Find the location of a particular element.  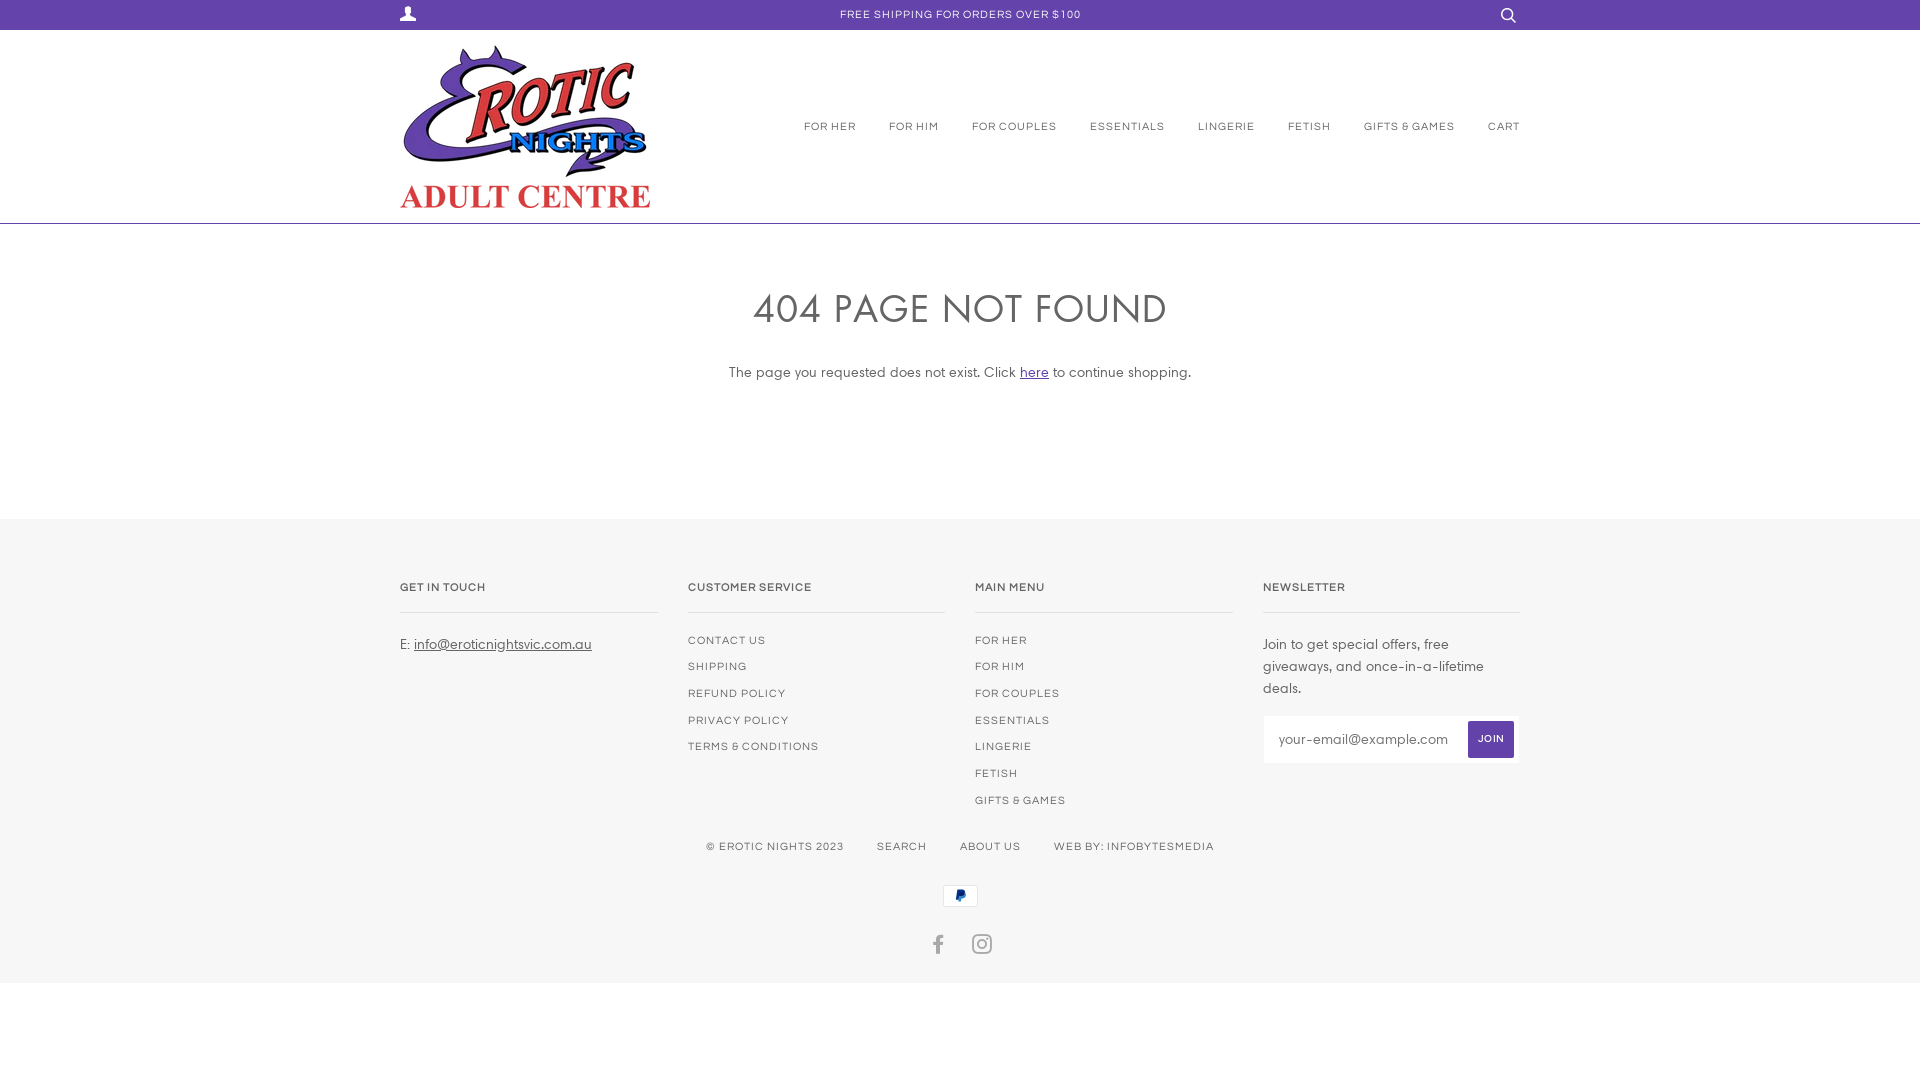

'REFUND POLICY' is located at coordinates (687, 692).